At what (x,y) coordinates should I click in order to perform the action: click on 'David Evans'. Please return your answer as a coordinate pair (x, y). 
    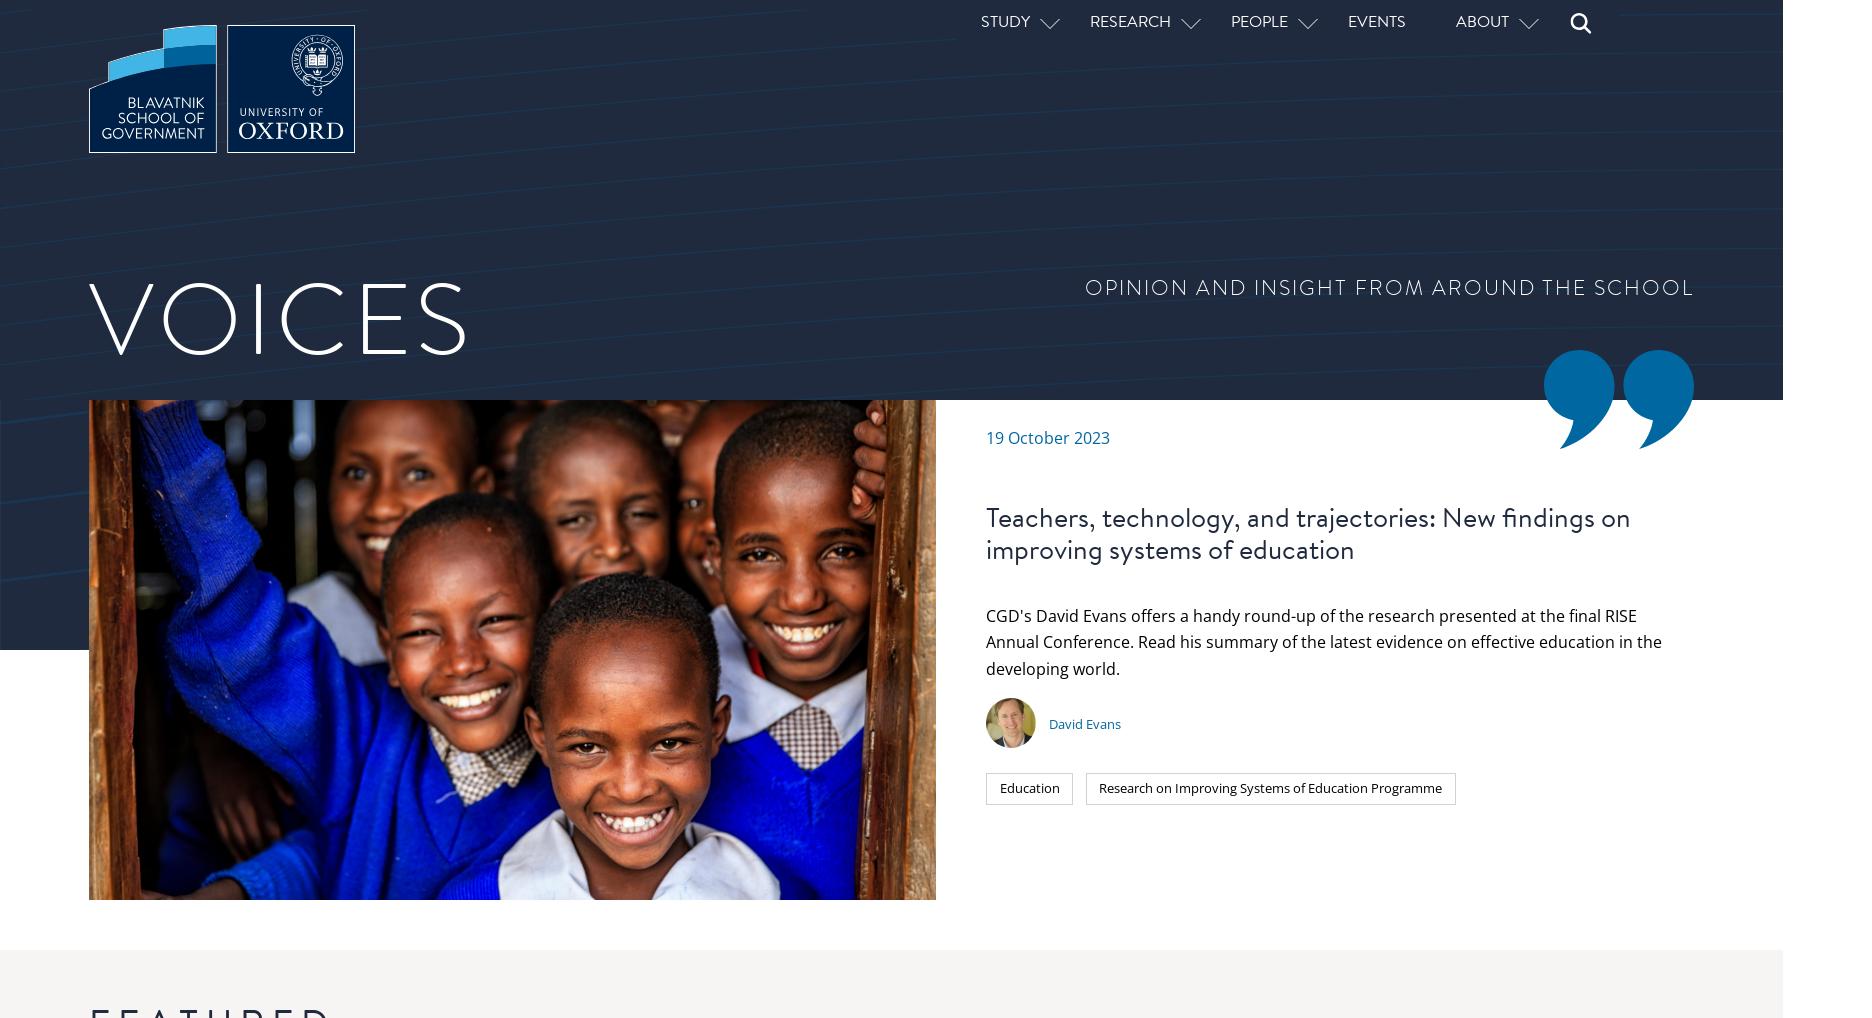
    Looking at the image, I should click on (738, 179).